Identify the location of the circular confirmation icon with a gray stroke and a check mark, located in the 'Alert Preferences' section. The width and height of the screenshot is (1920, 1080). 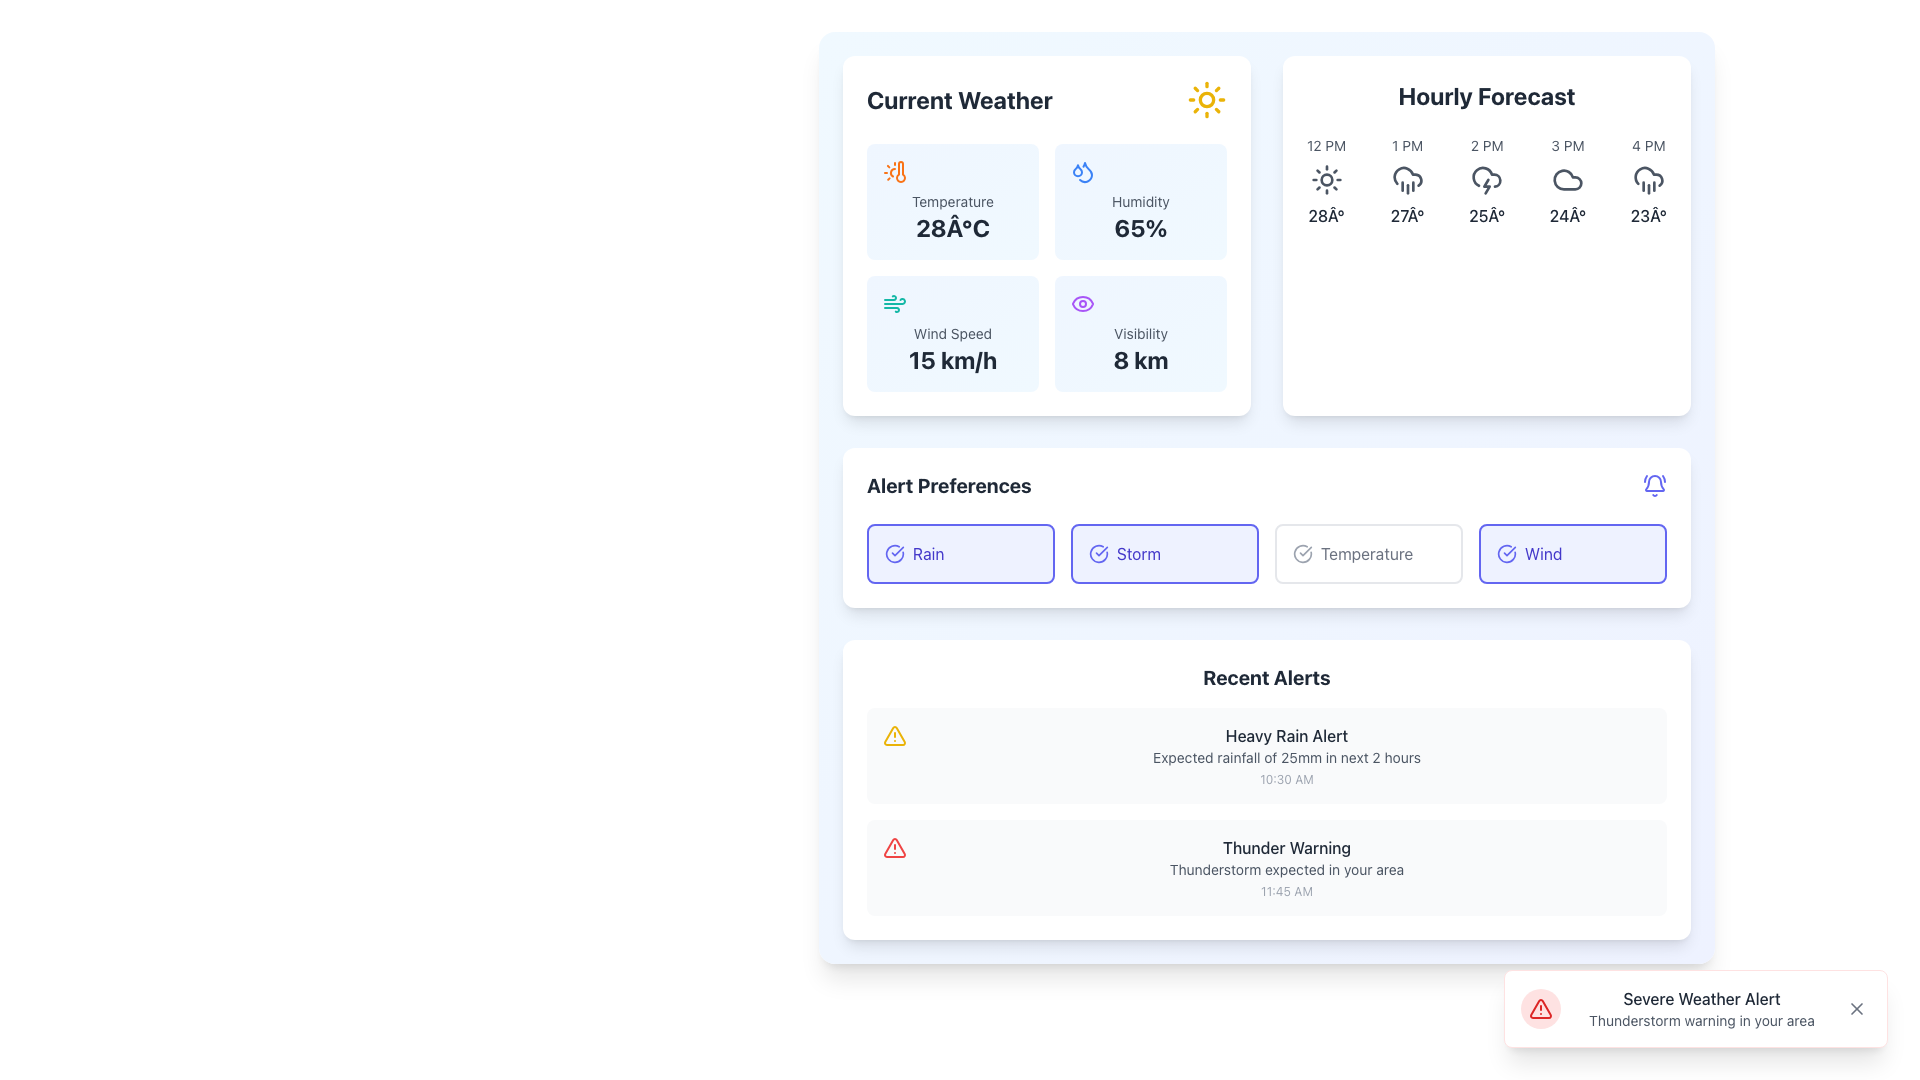
(1302, 554).